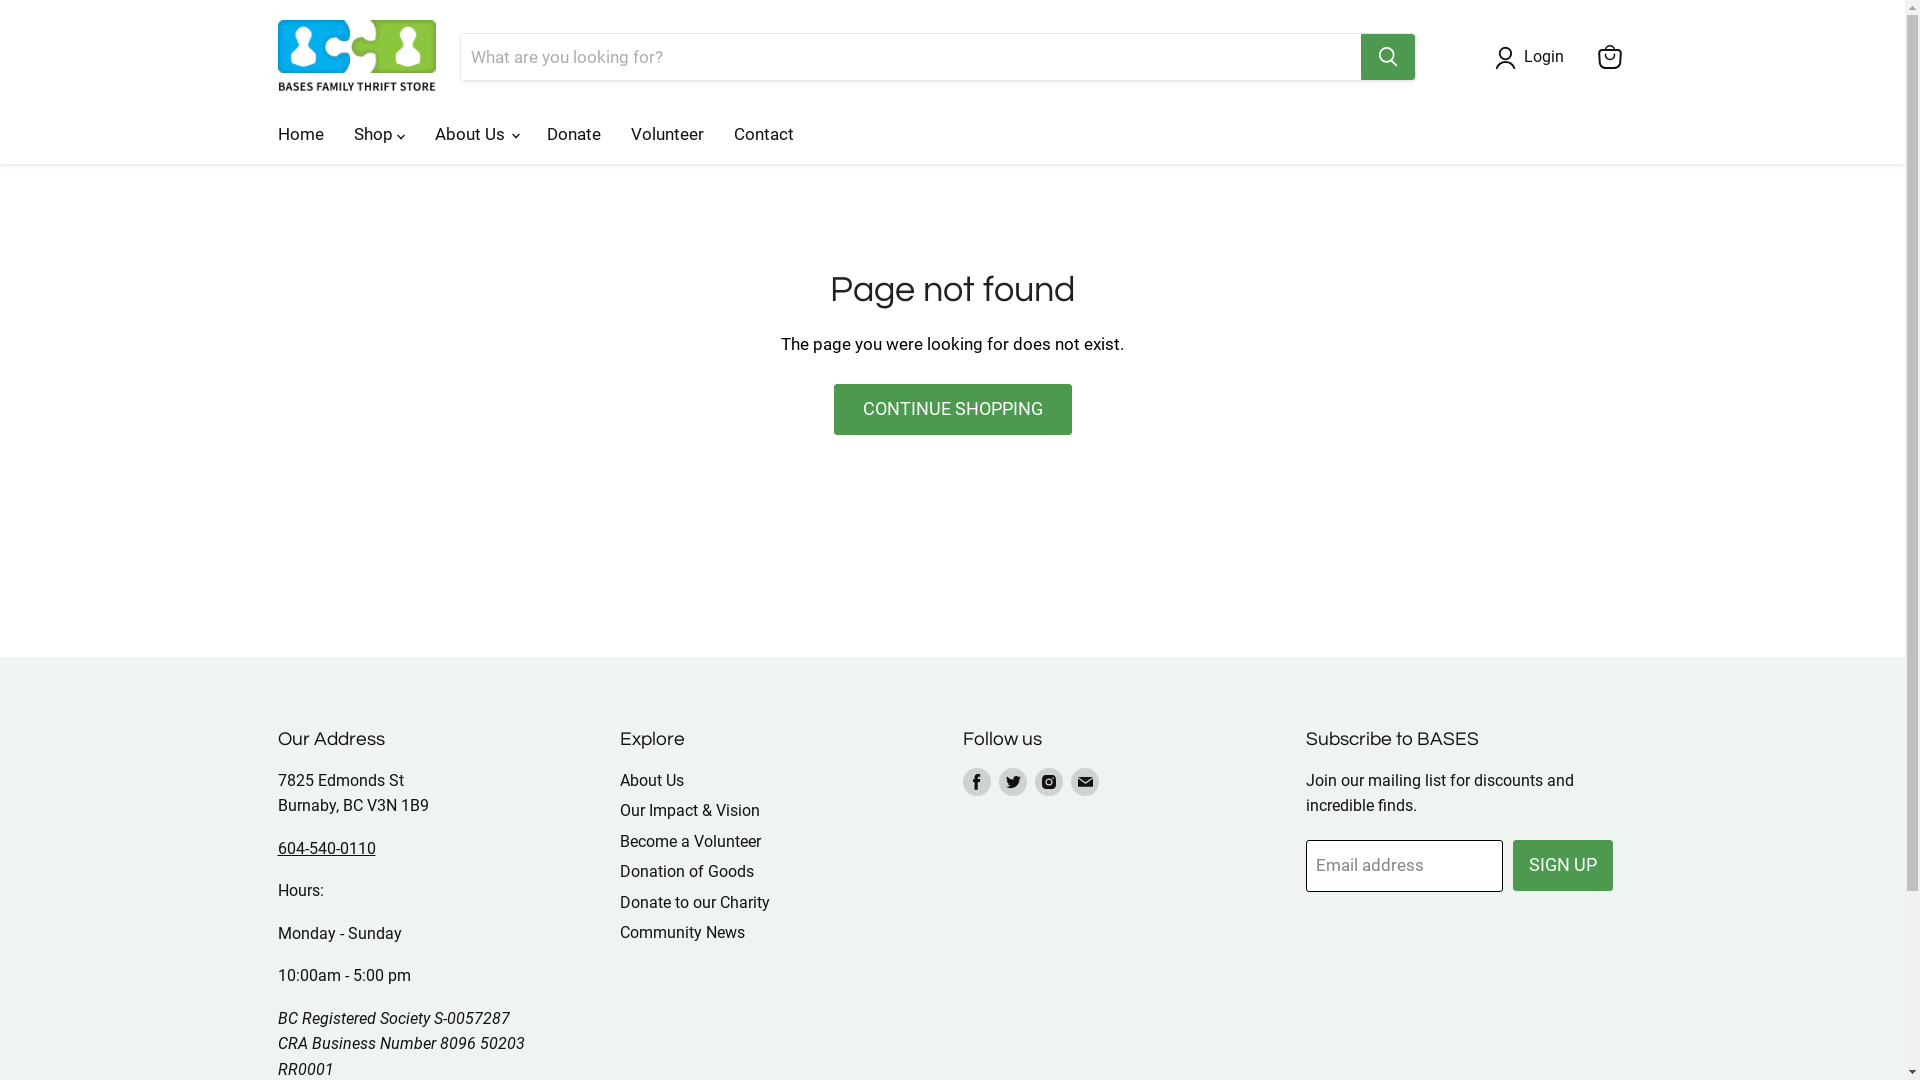 This screenshot has height=1080, width=1920. Describe the element at coordinates (261, 134) in the screenshot. I see `'Home'` at that location.